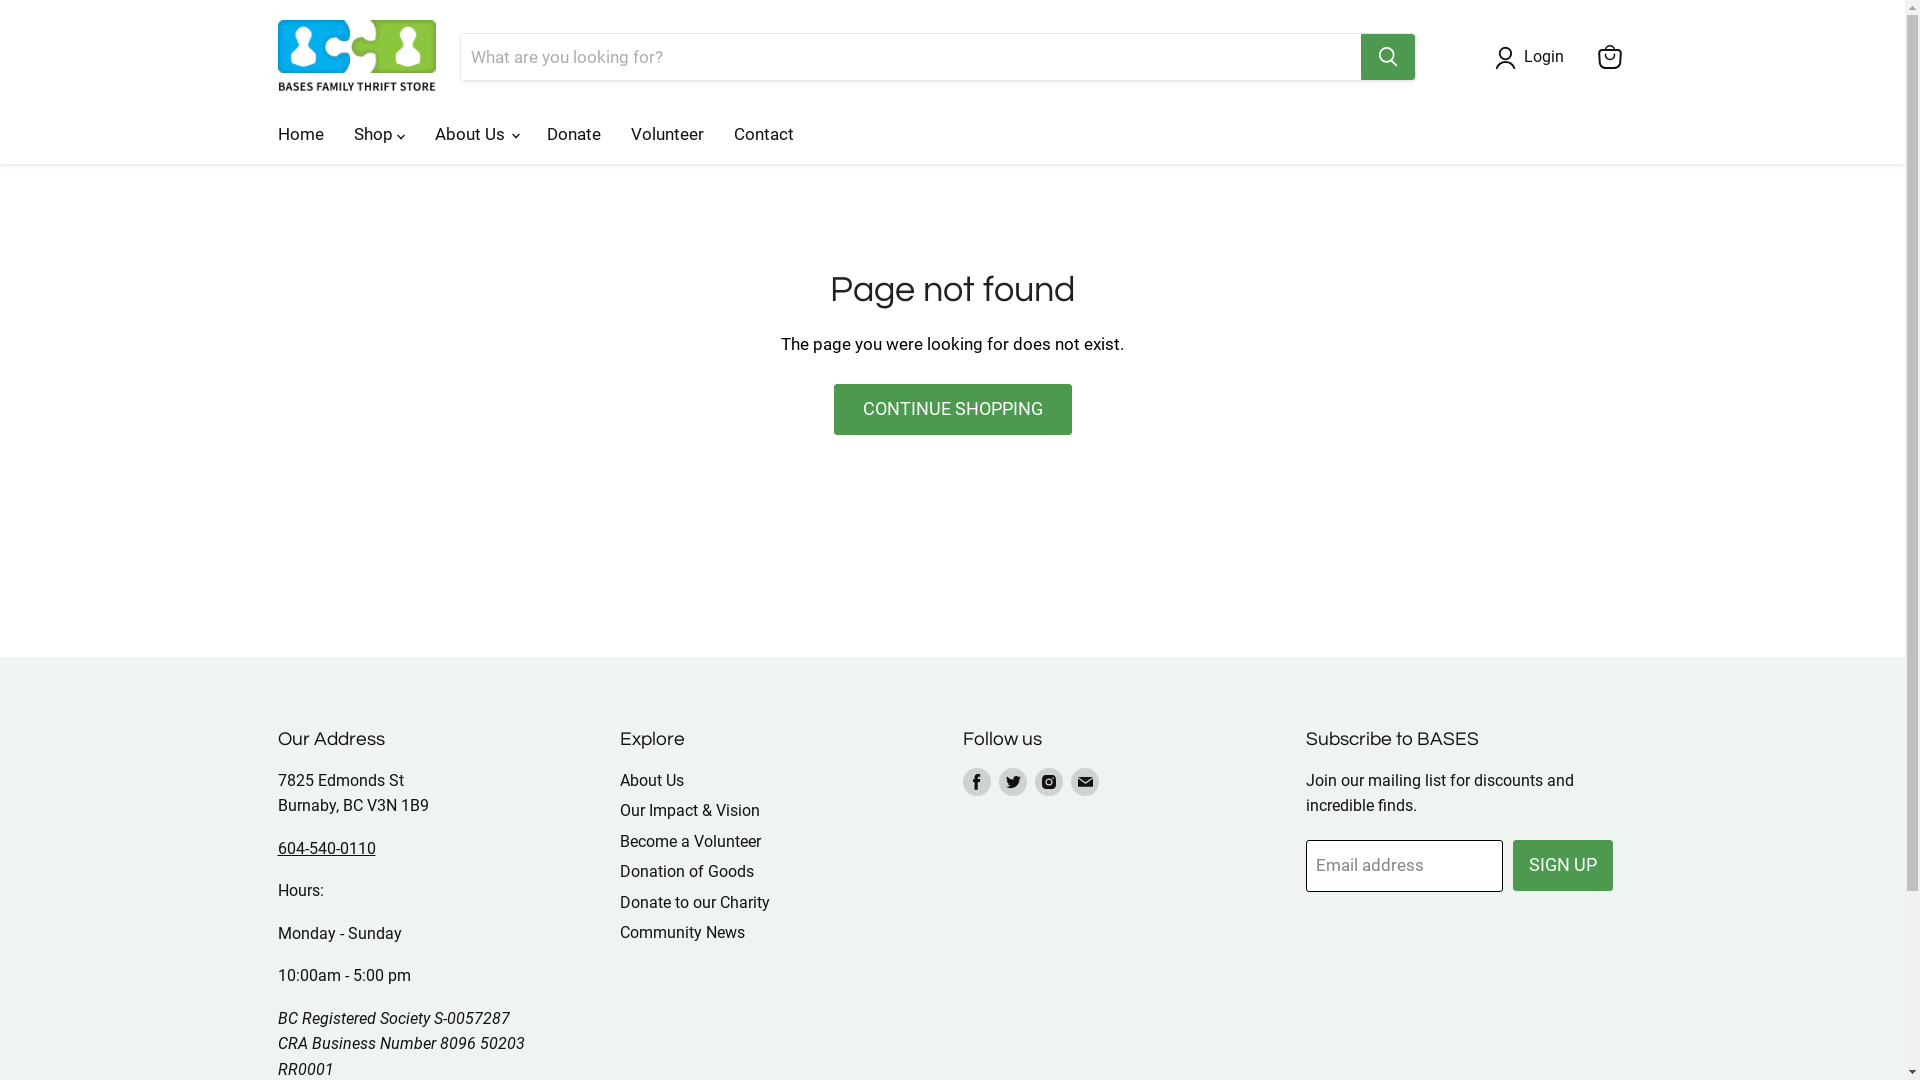 This screenshot has height=1080, width=1920. Describe the element at coordinates (261, 134) in the screenshot. I see `'Home'` at that location.